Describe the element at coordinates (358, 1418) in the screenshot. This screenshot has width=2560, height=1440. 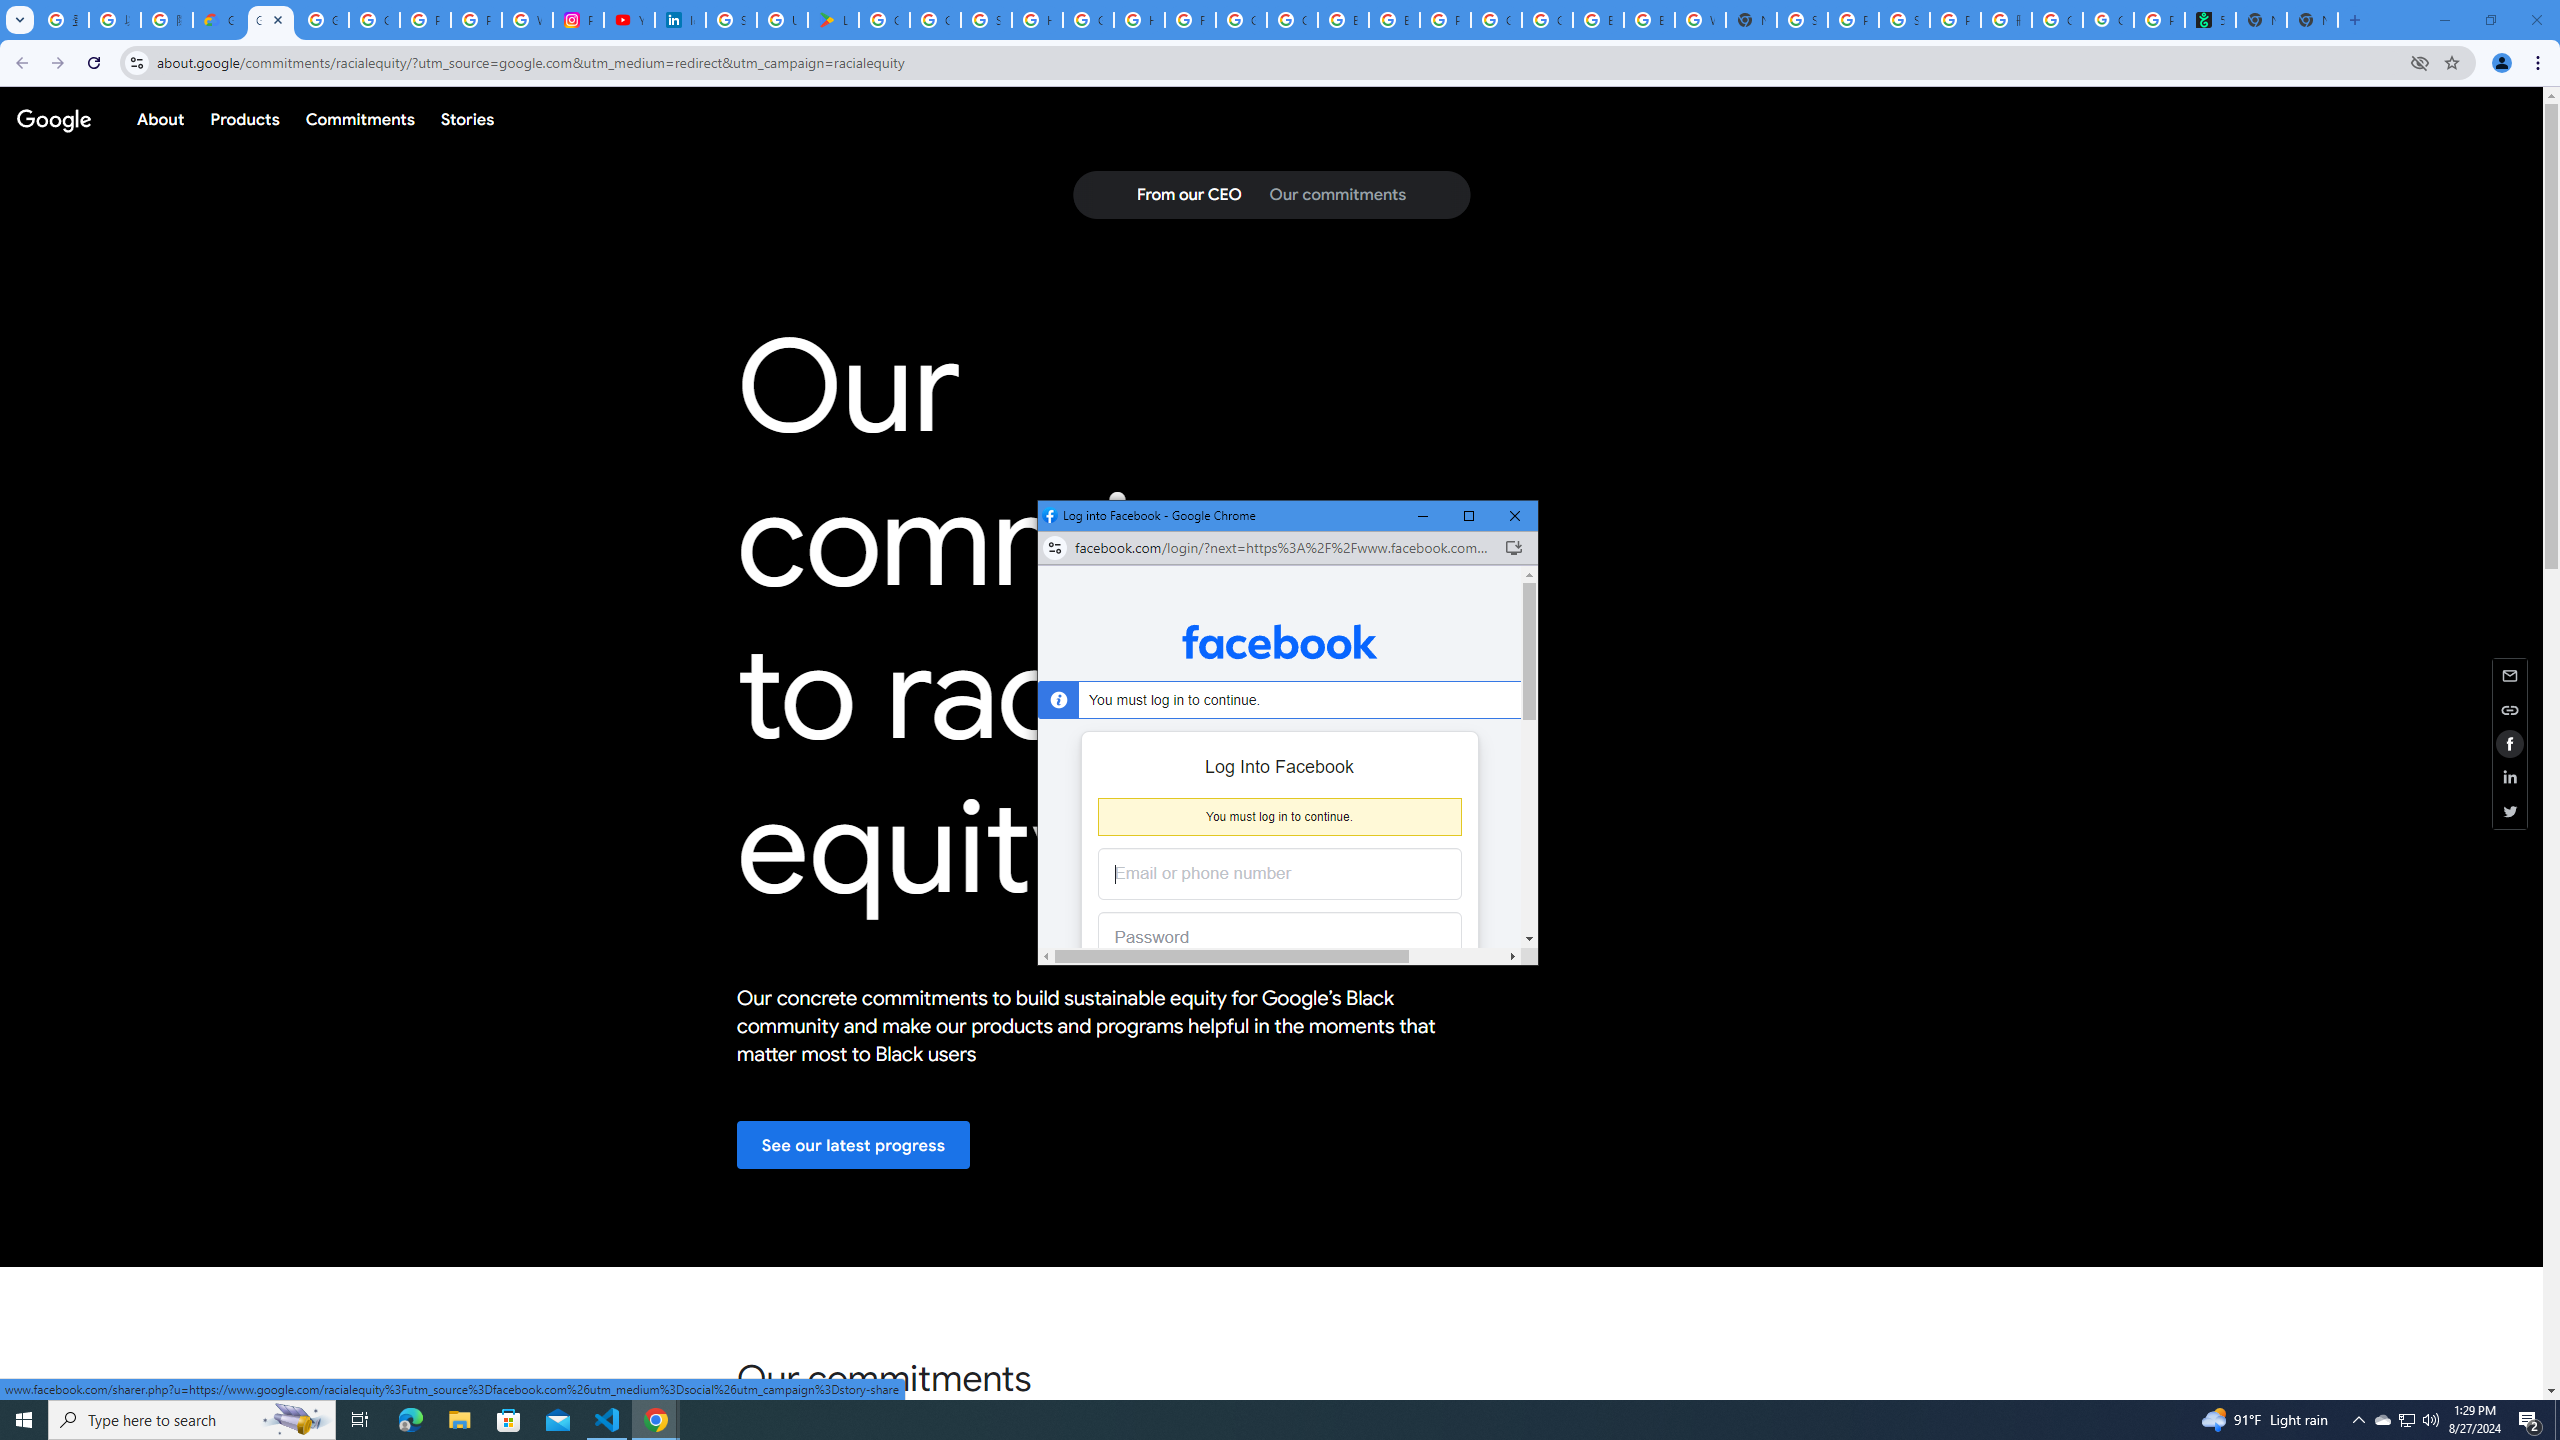
I see `'Task View'` at that location.